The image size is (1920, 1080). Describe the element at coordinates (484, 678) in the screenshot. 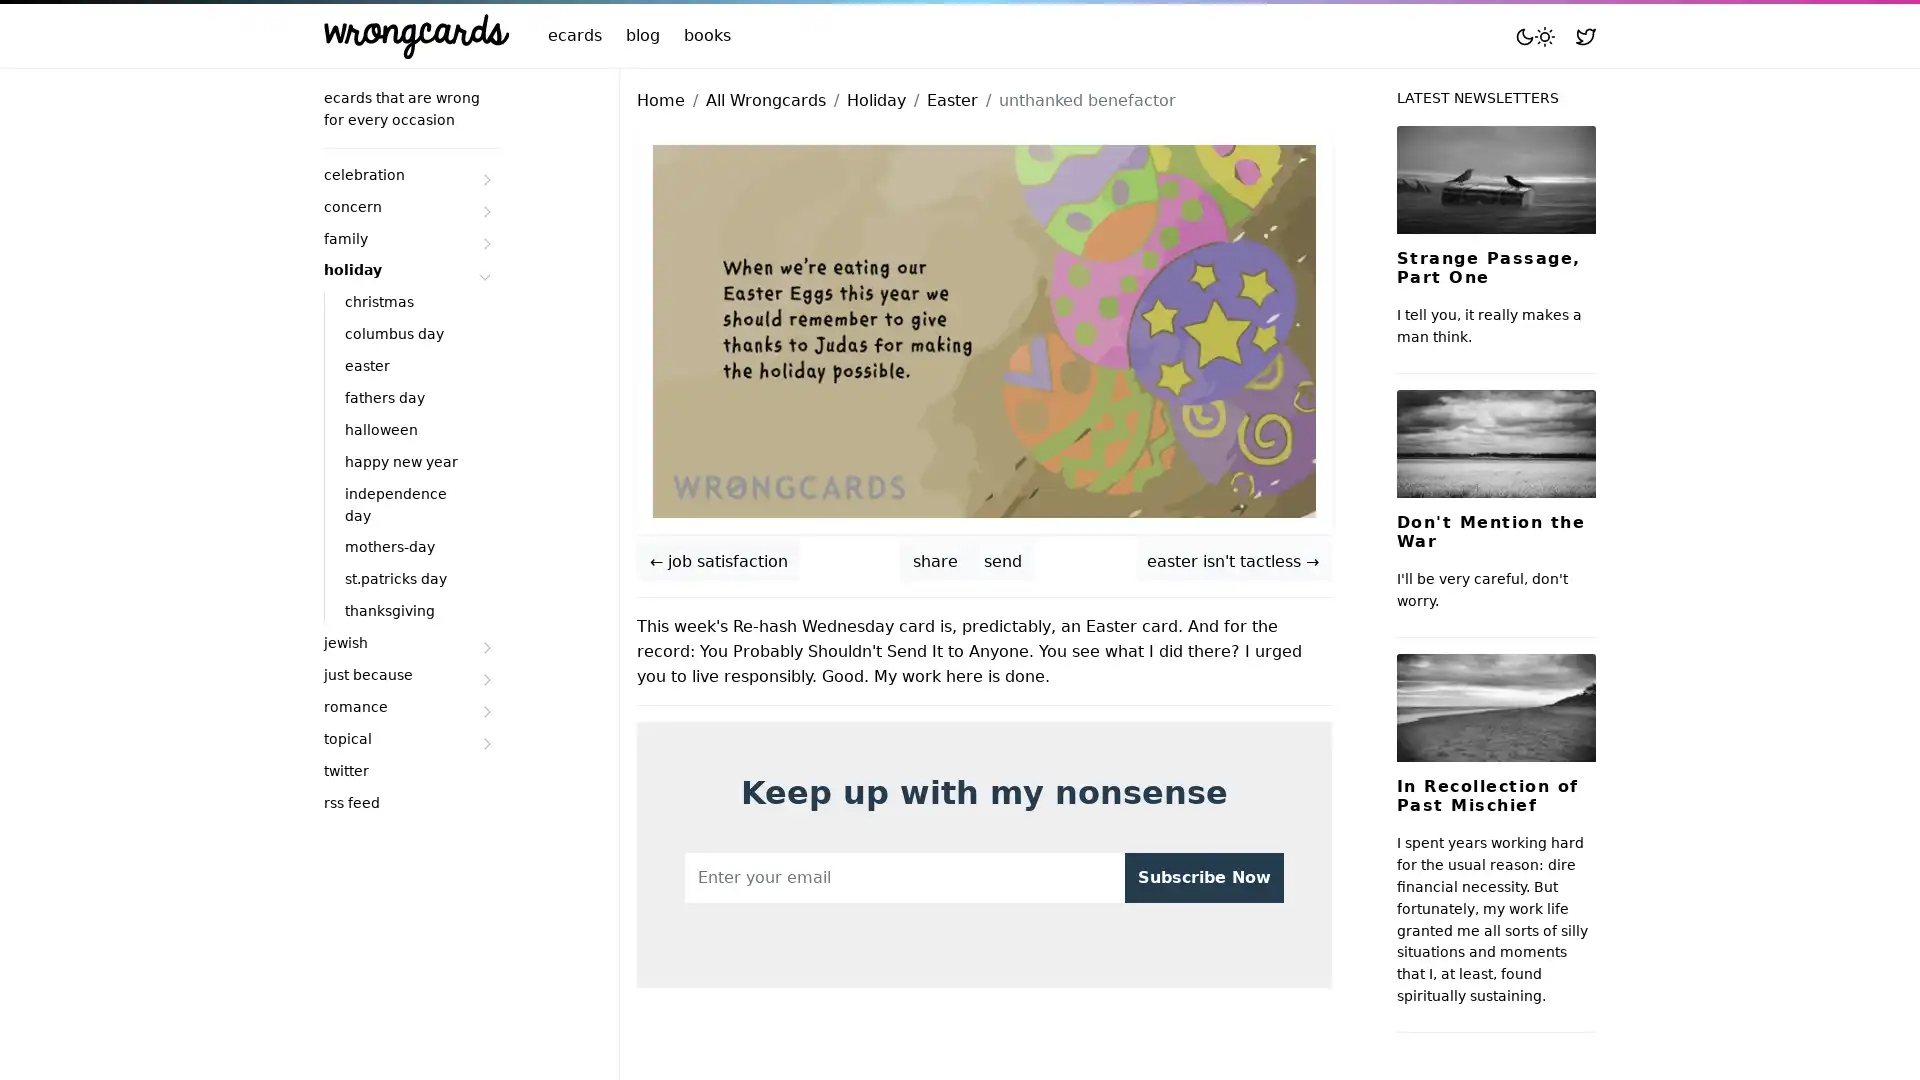

I see `Submenu` at that location.